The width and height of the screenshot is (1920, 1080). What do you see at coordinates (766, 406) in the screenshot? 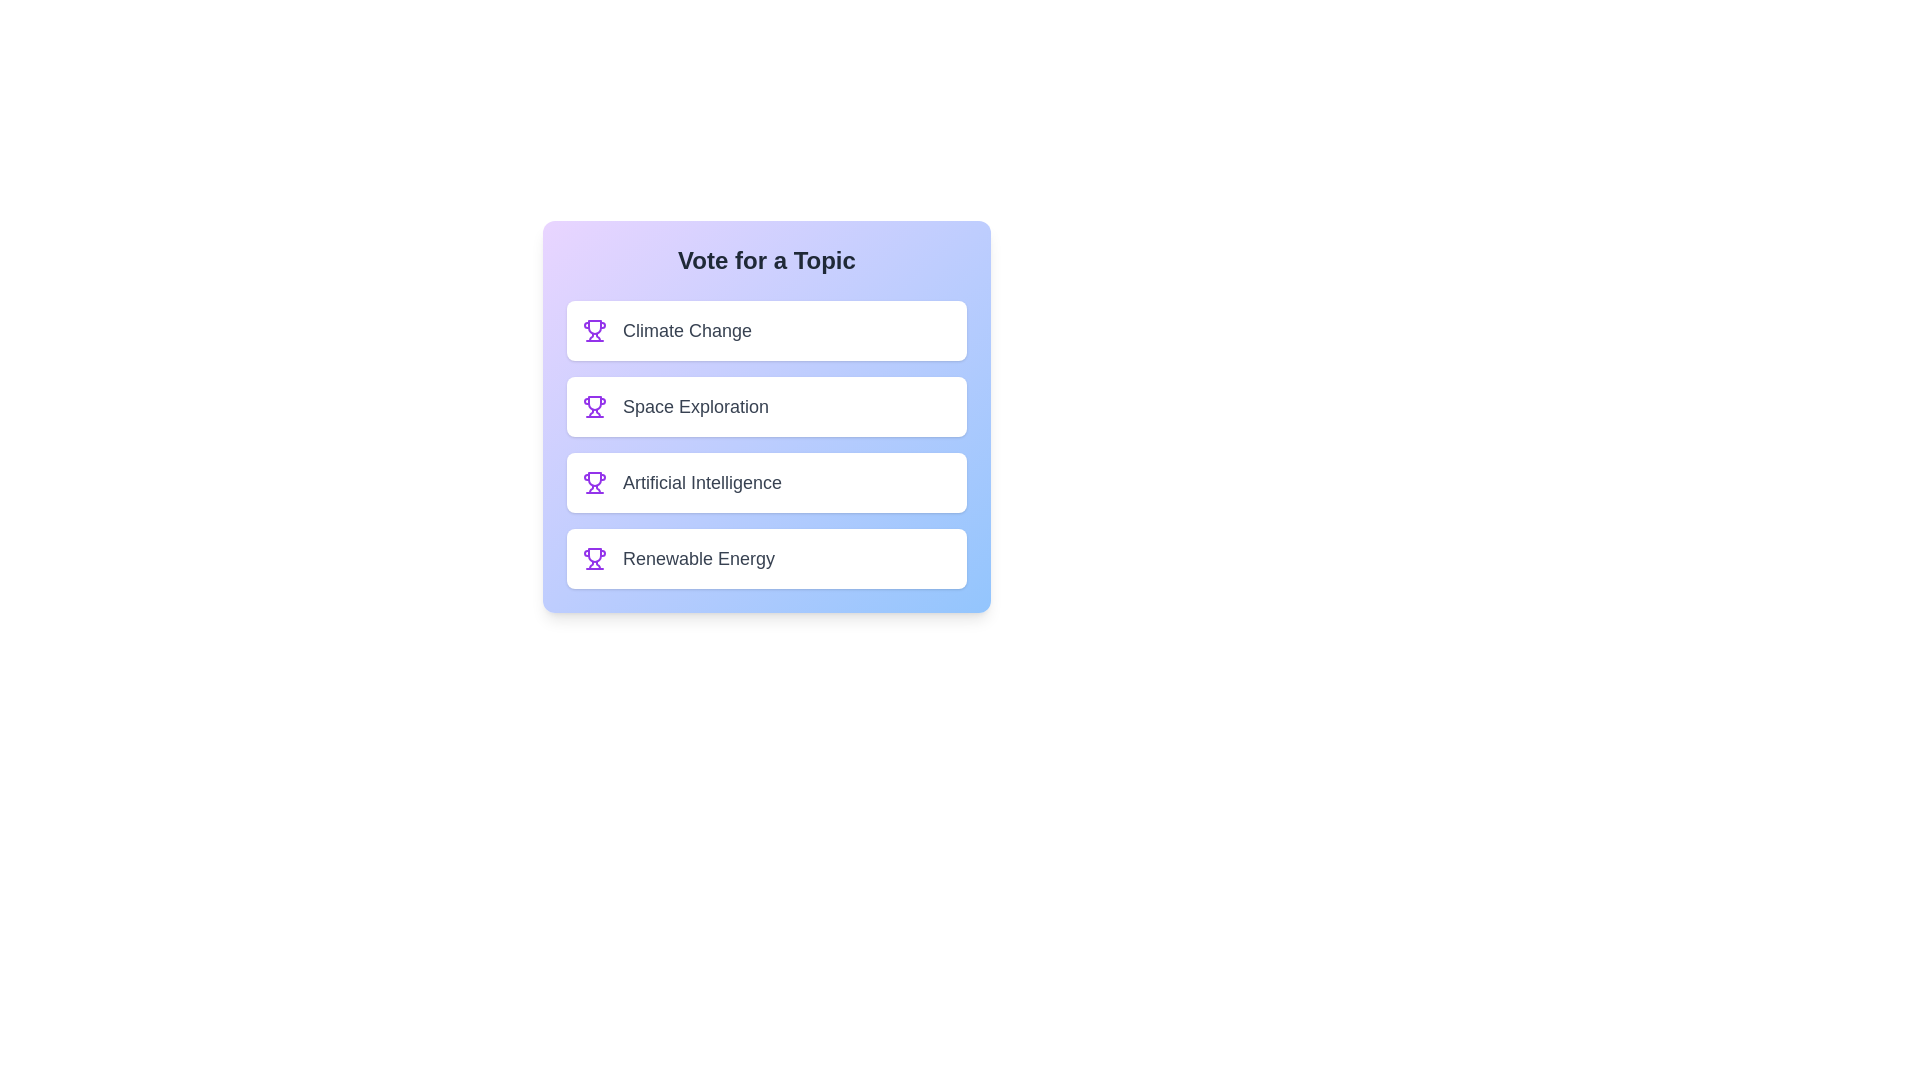
I see `the 'Space Exploration' selectable card, which is the second card from the top in a vertical list of four similar cards` at bounding box center [766, 406].